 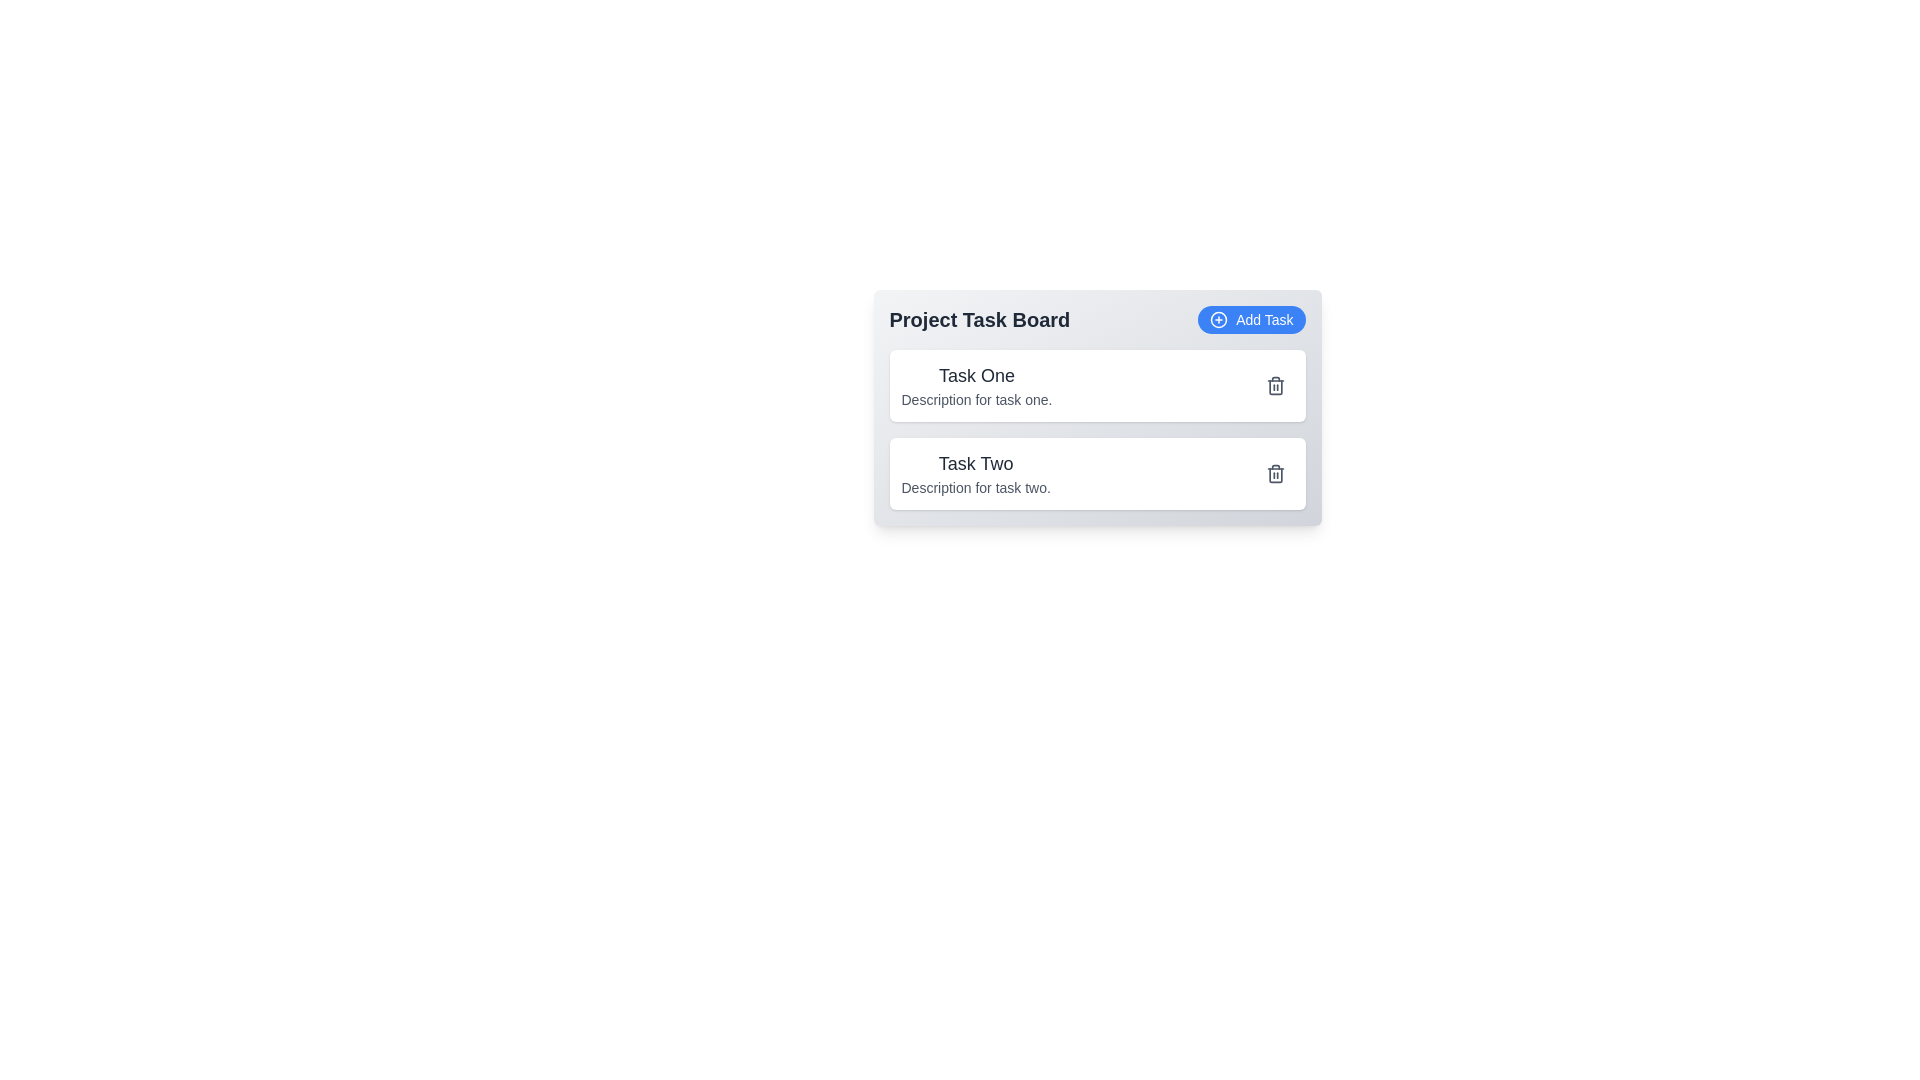 I want to click on the second task entry labeled with its title and description in the Project Task Board interface, so click(x=976, y=474).